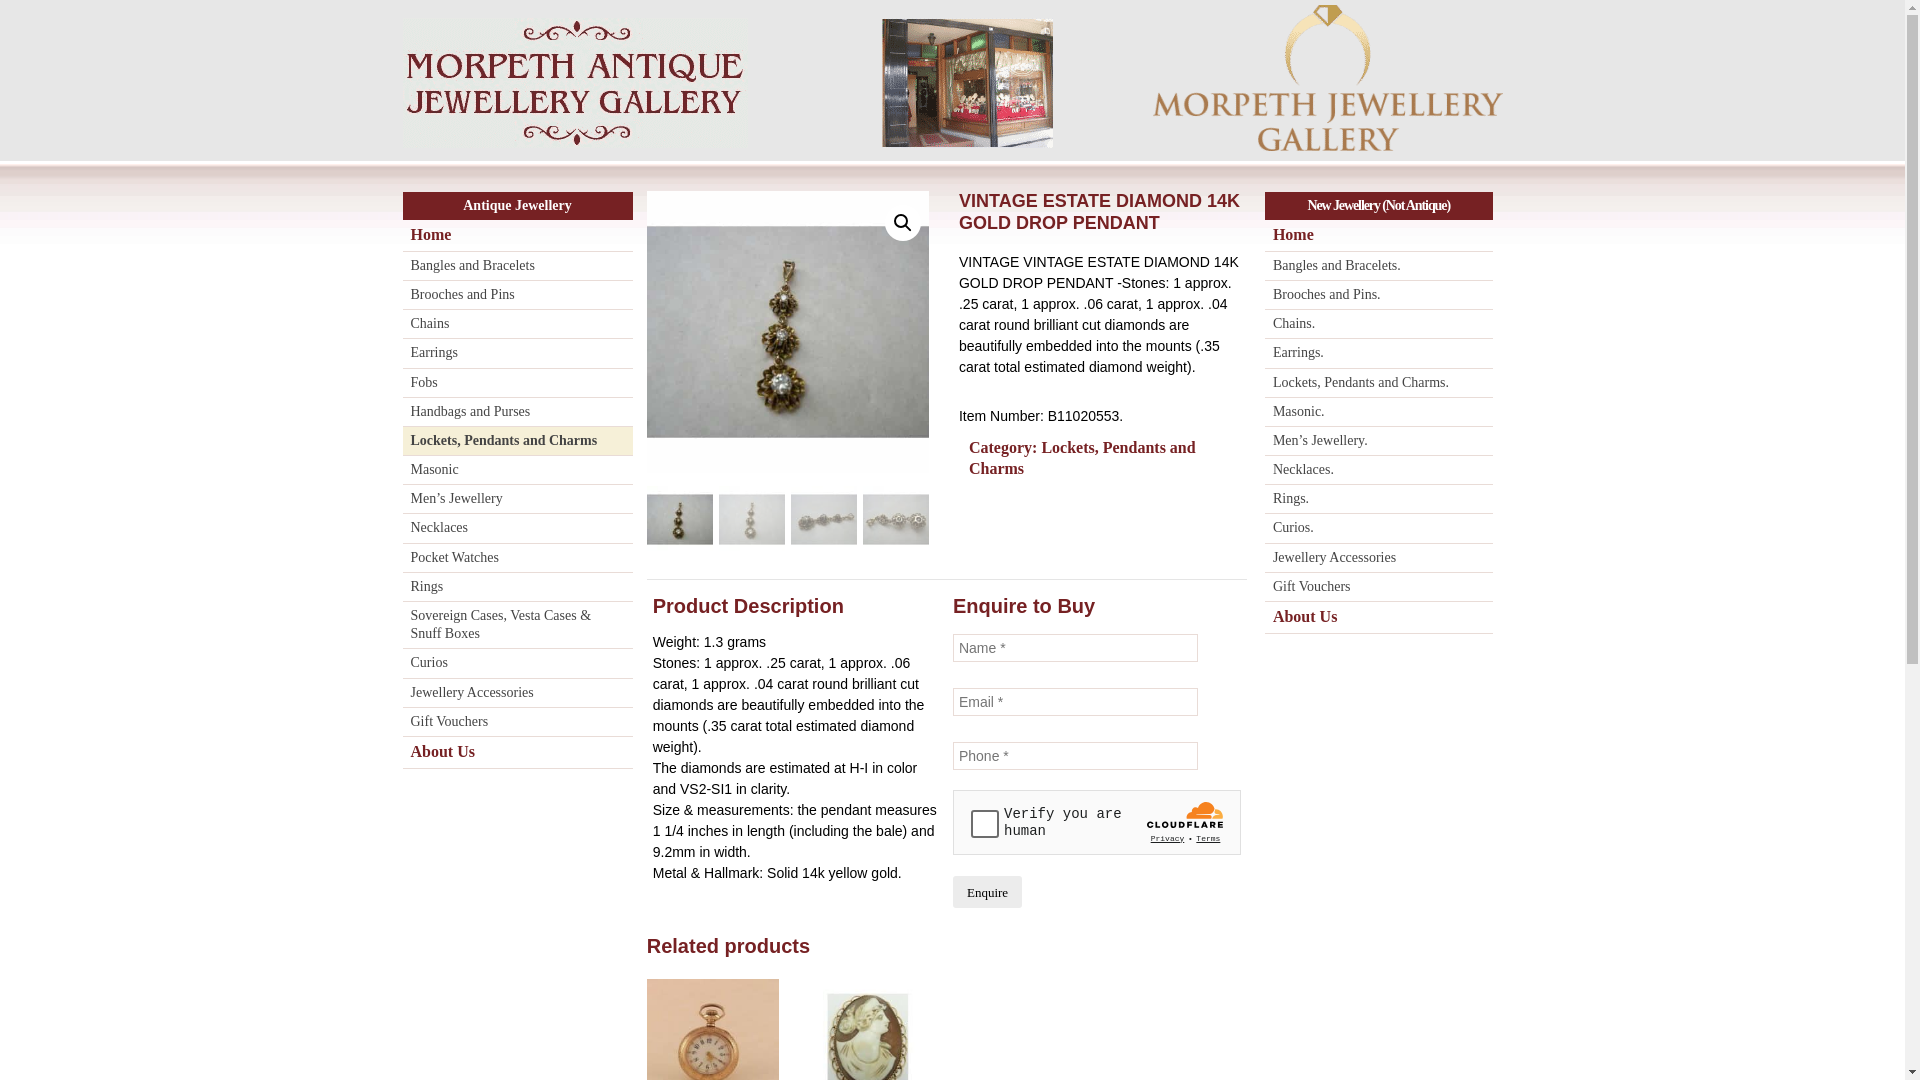 Image resolution: width=1920 pixels, height=1080 pixels. Describe the element at coordinates (1377, 295) in the screenshot. I see `'Brooches and Pins.'` at that location.